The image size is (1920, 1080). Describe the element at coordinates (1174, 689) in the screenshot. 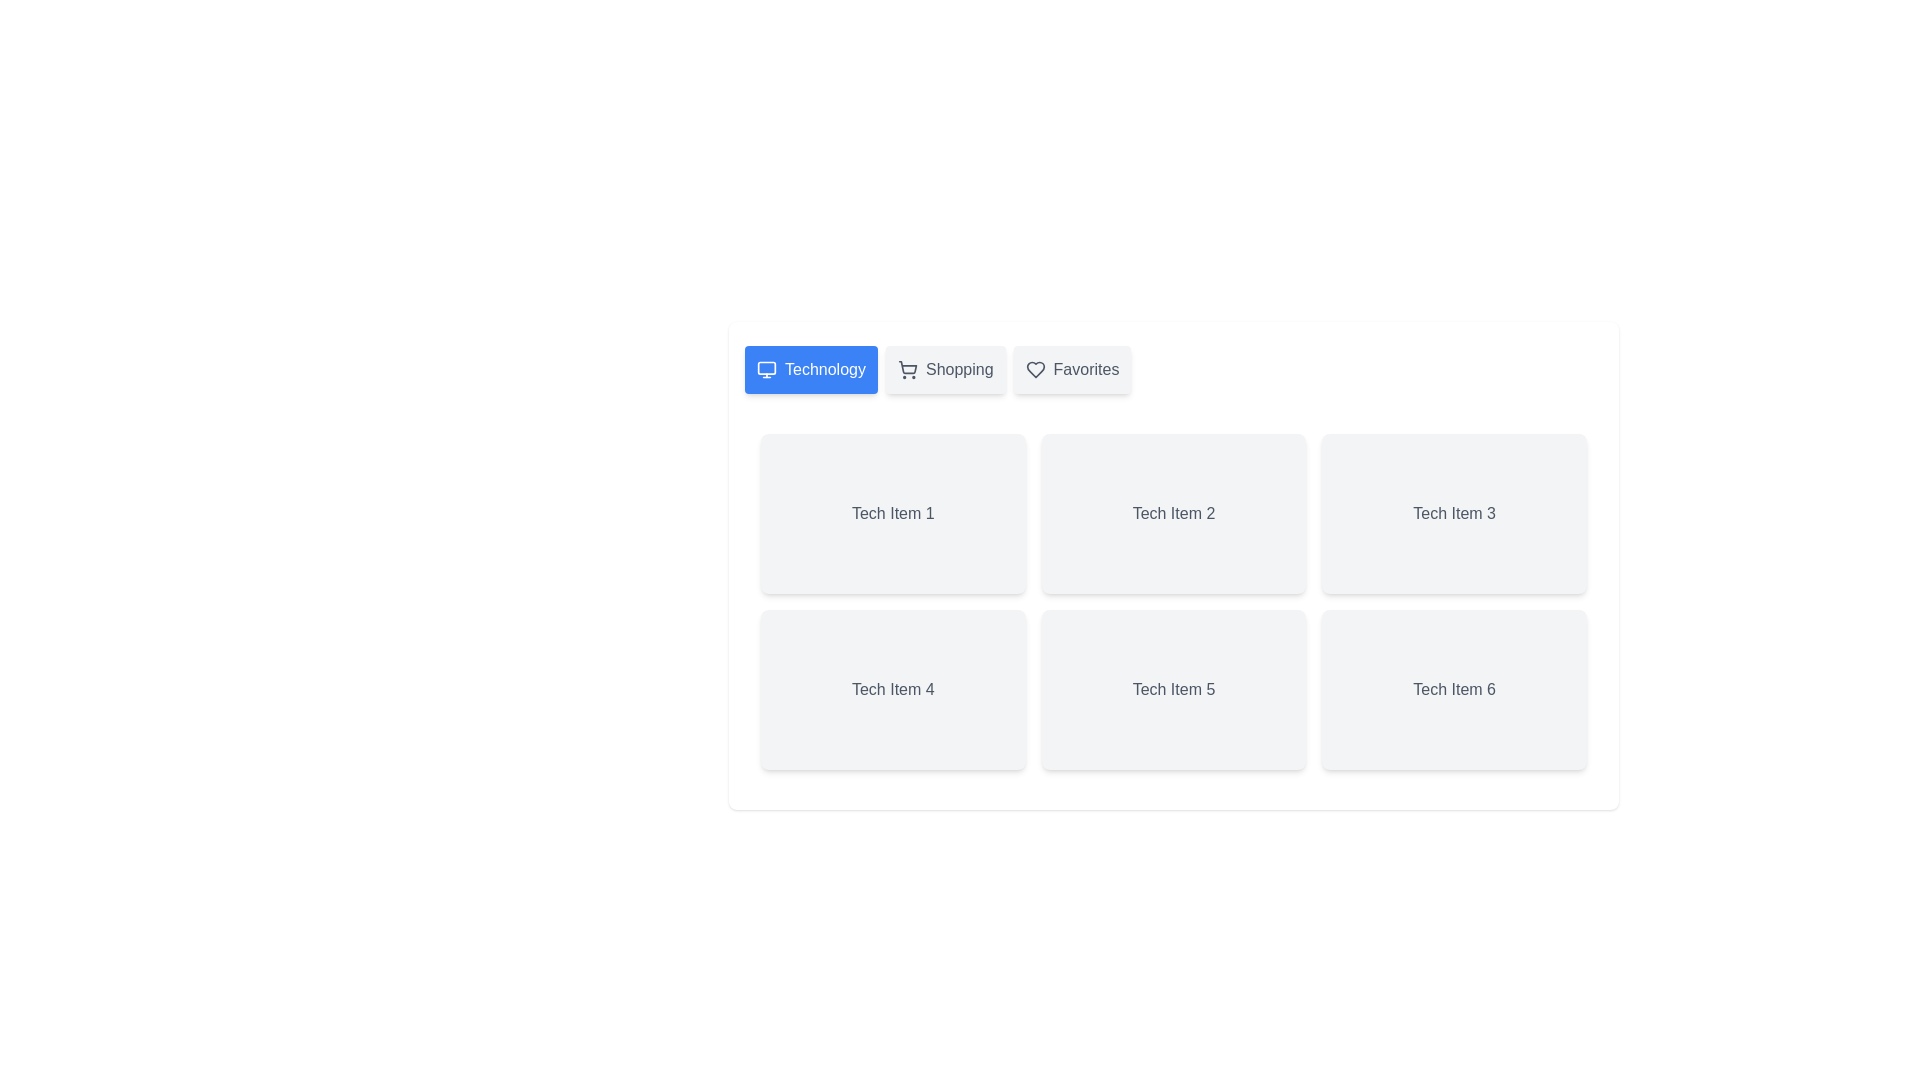

I see `the item labeled Tech Item 5 within the active tab` at that location.